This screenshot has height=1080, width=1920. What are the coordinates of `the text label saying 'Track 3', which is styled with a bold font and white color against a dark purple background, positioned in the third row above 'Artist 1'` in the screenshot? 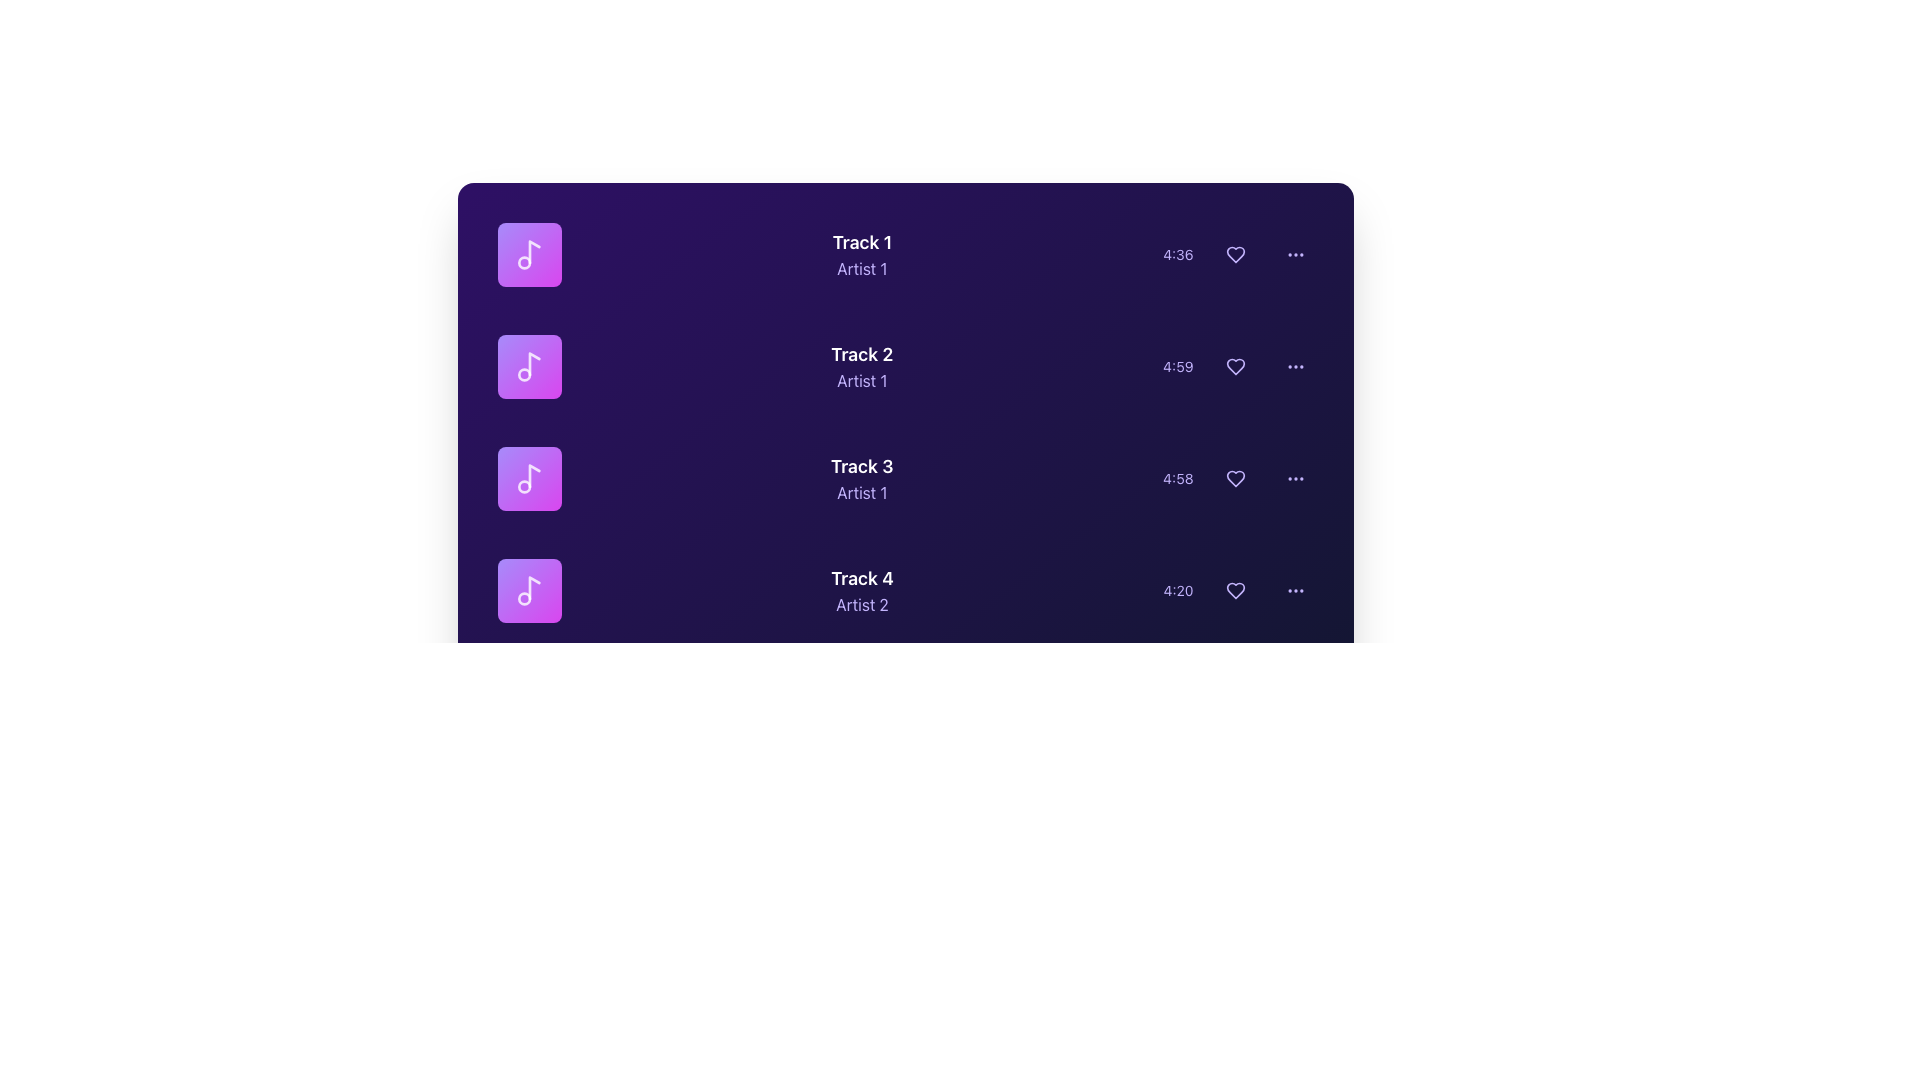 It's located at (862, 466).